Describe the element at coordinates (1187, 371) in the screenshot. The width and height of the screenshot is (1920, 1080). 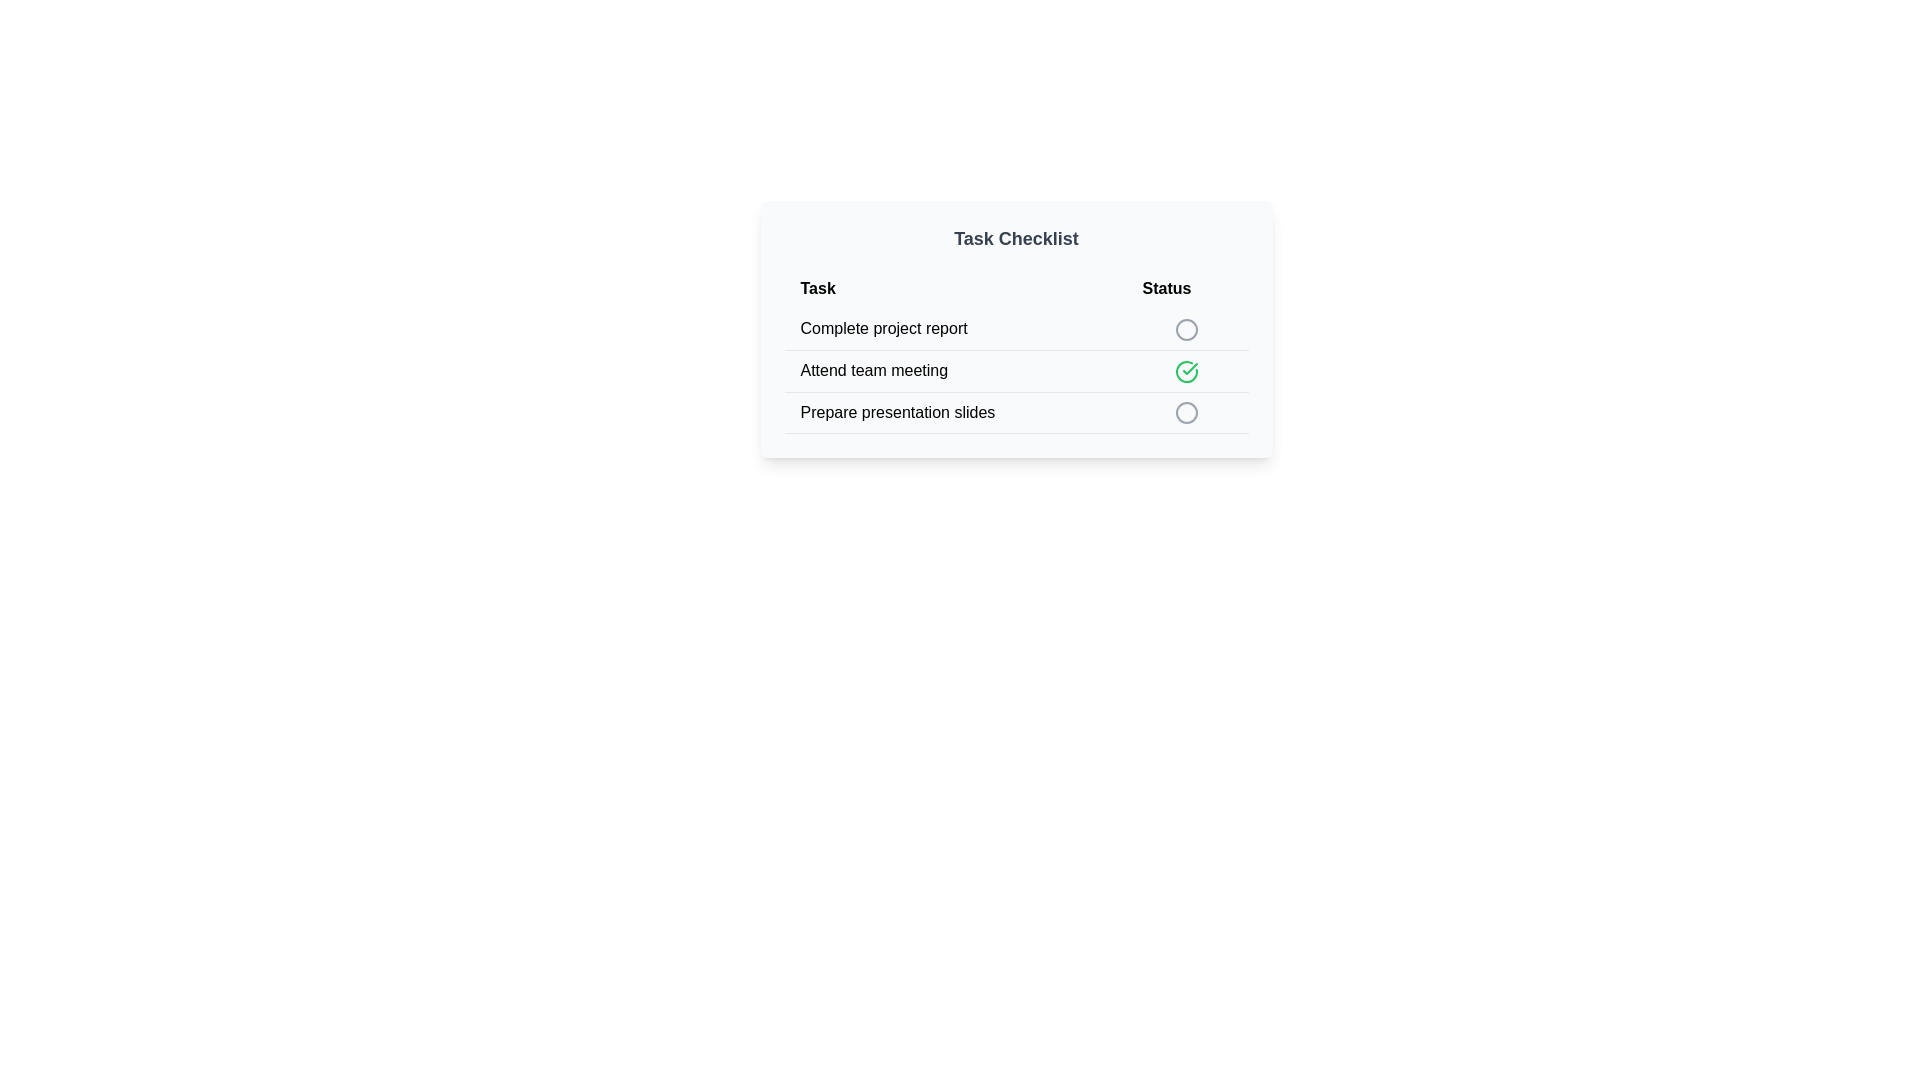
I see `the green circular checkmark icon indicating completion in the 'Status' column of the 'Attend team meeting' row in the task checklist` at that location.